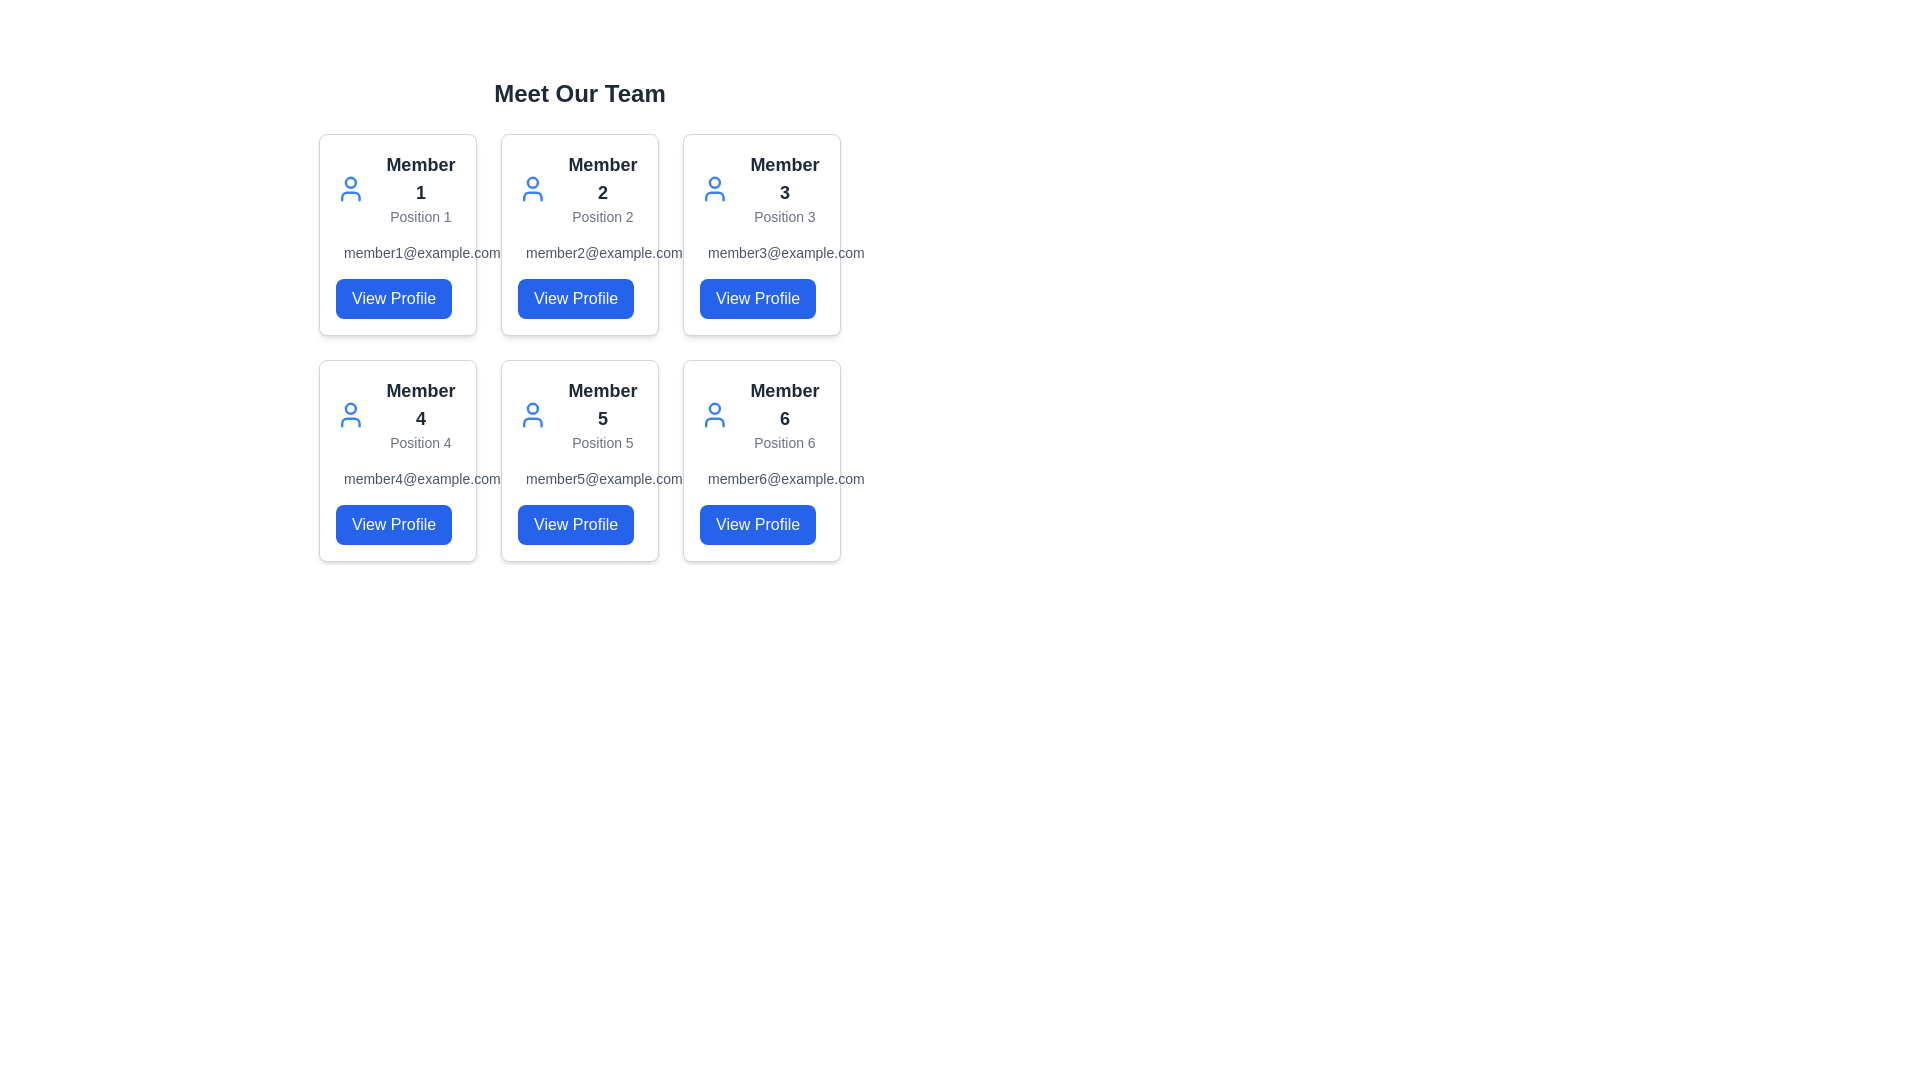  I want to click on the heading text element that serves as a title for the section listing team members, positioned at the top center of the layout, so click(579, 93).